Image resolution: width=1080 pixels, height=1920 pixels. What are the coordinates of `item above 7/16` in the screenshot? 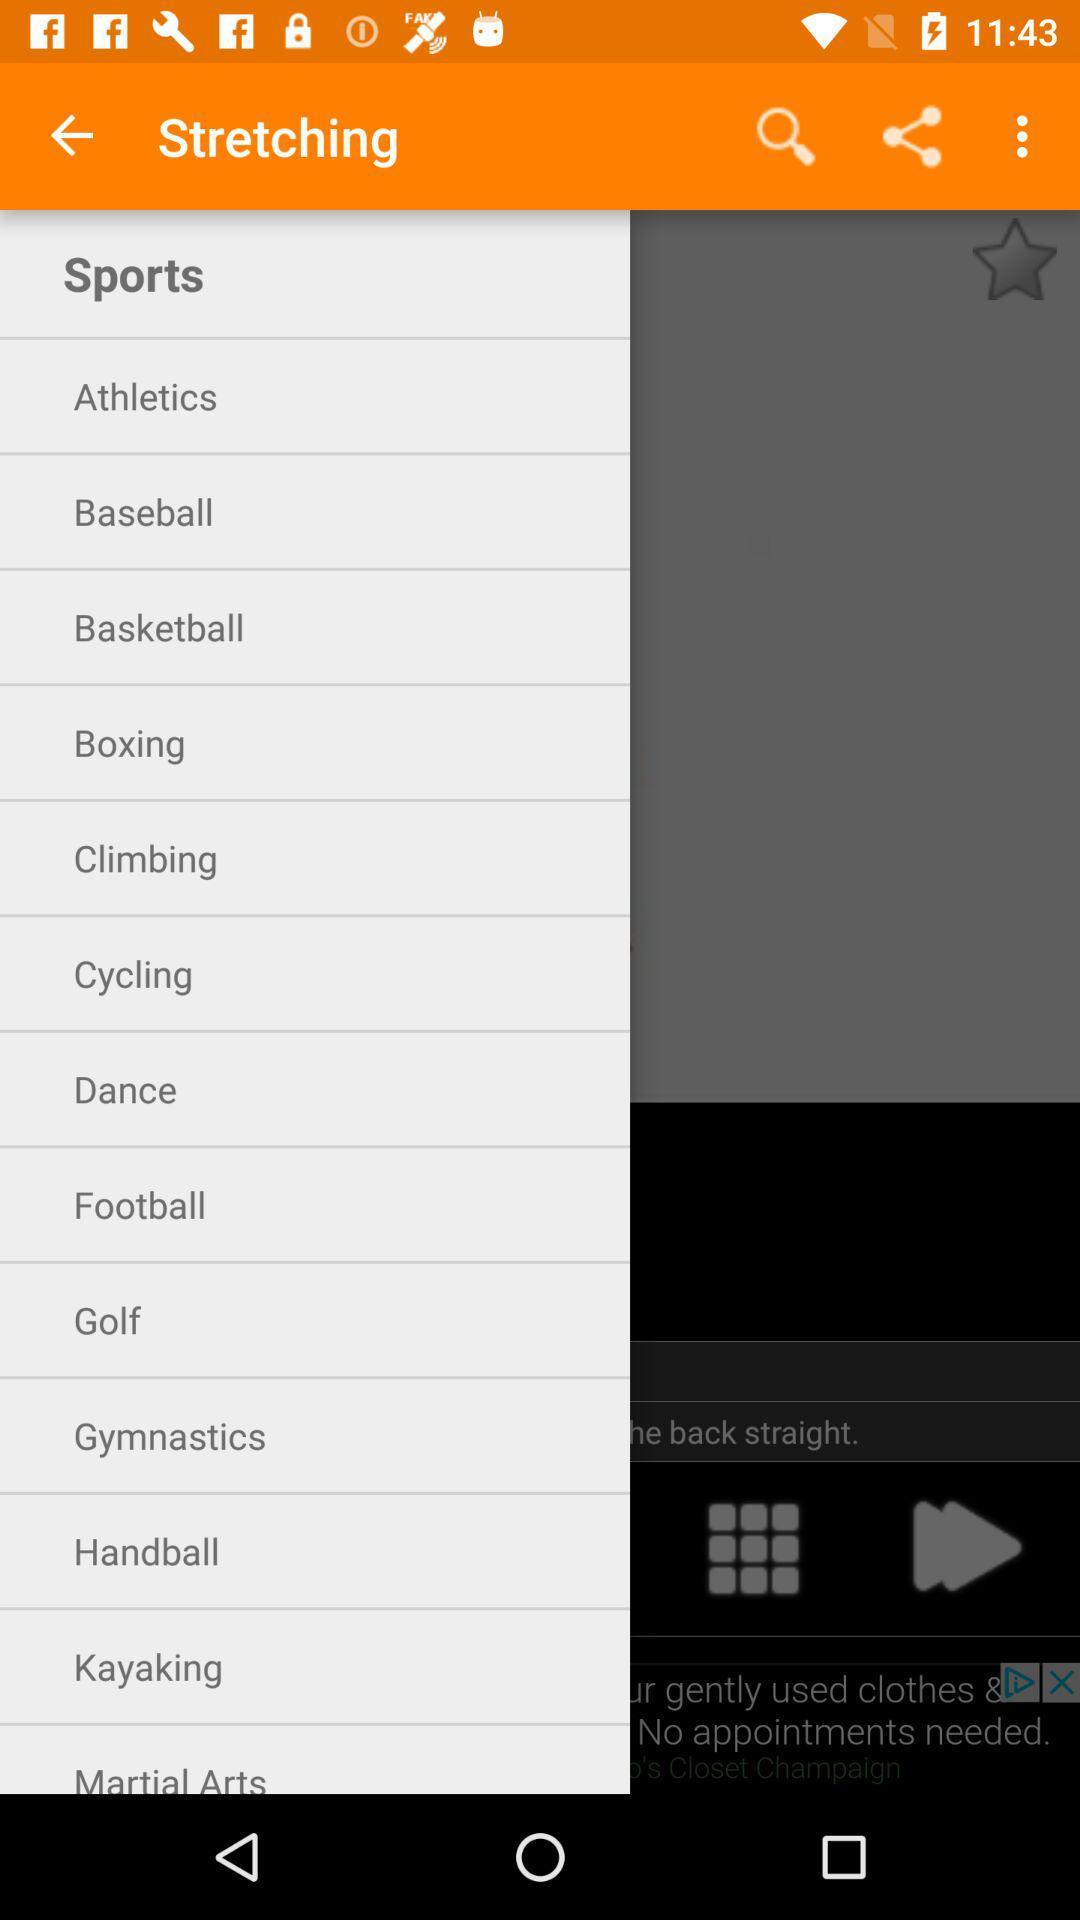 It's located at (785, 135).